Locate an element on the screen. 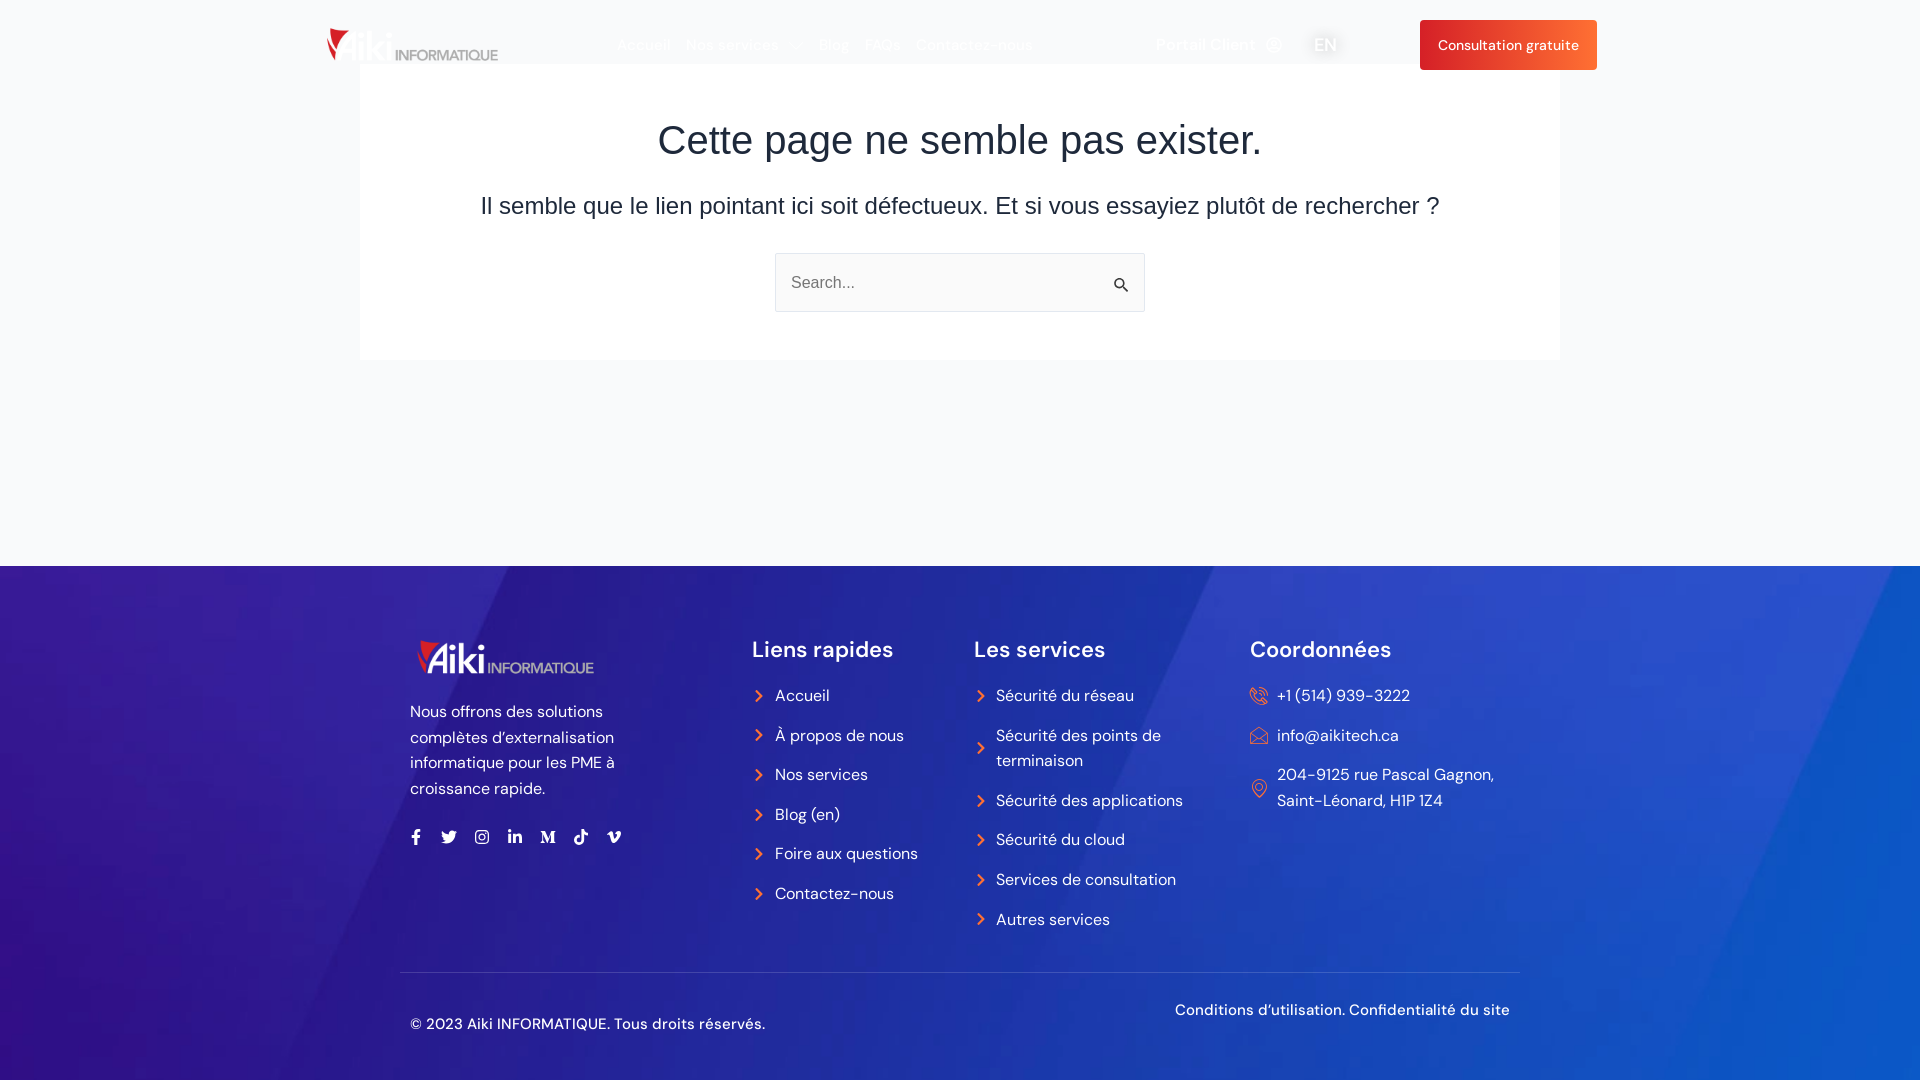  'Nos services' is located at coordinates (853, 774).